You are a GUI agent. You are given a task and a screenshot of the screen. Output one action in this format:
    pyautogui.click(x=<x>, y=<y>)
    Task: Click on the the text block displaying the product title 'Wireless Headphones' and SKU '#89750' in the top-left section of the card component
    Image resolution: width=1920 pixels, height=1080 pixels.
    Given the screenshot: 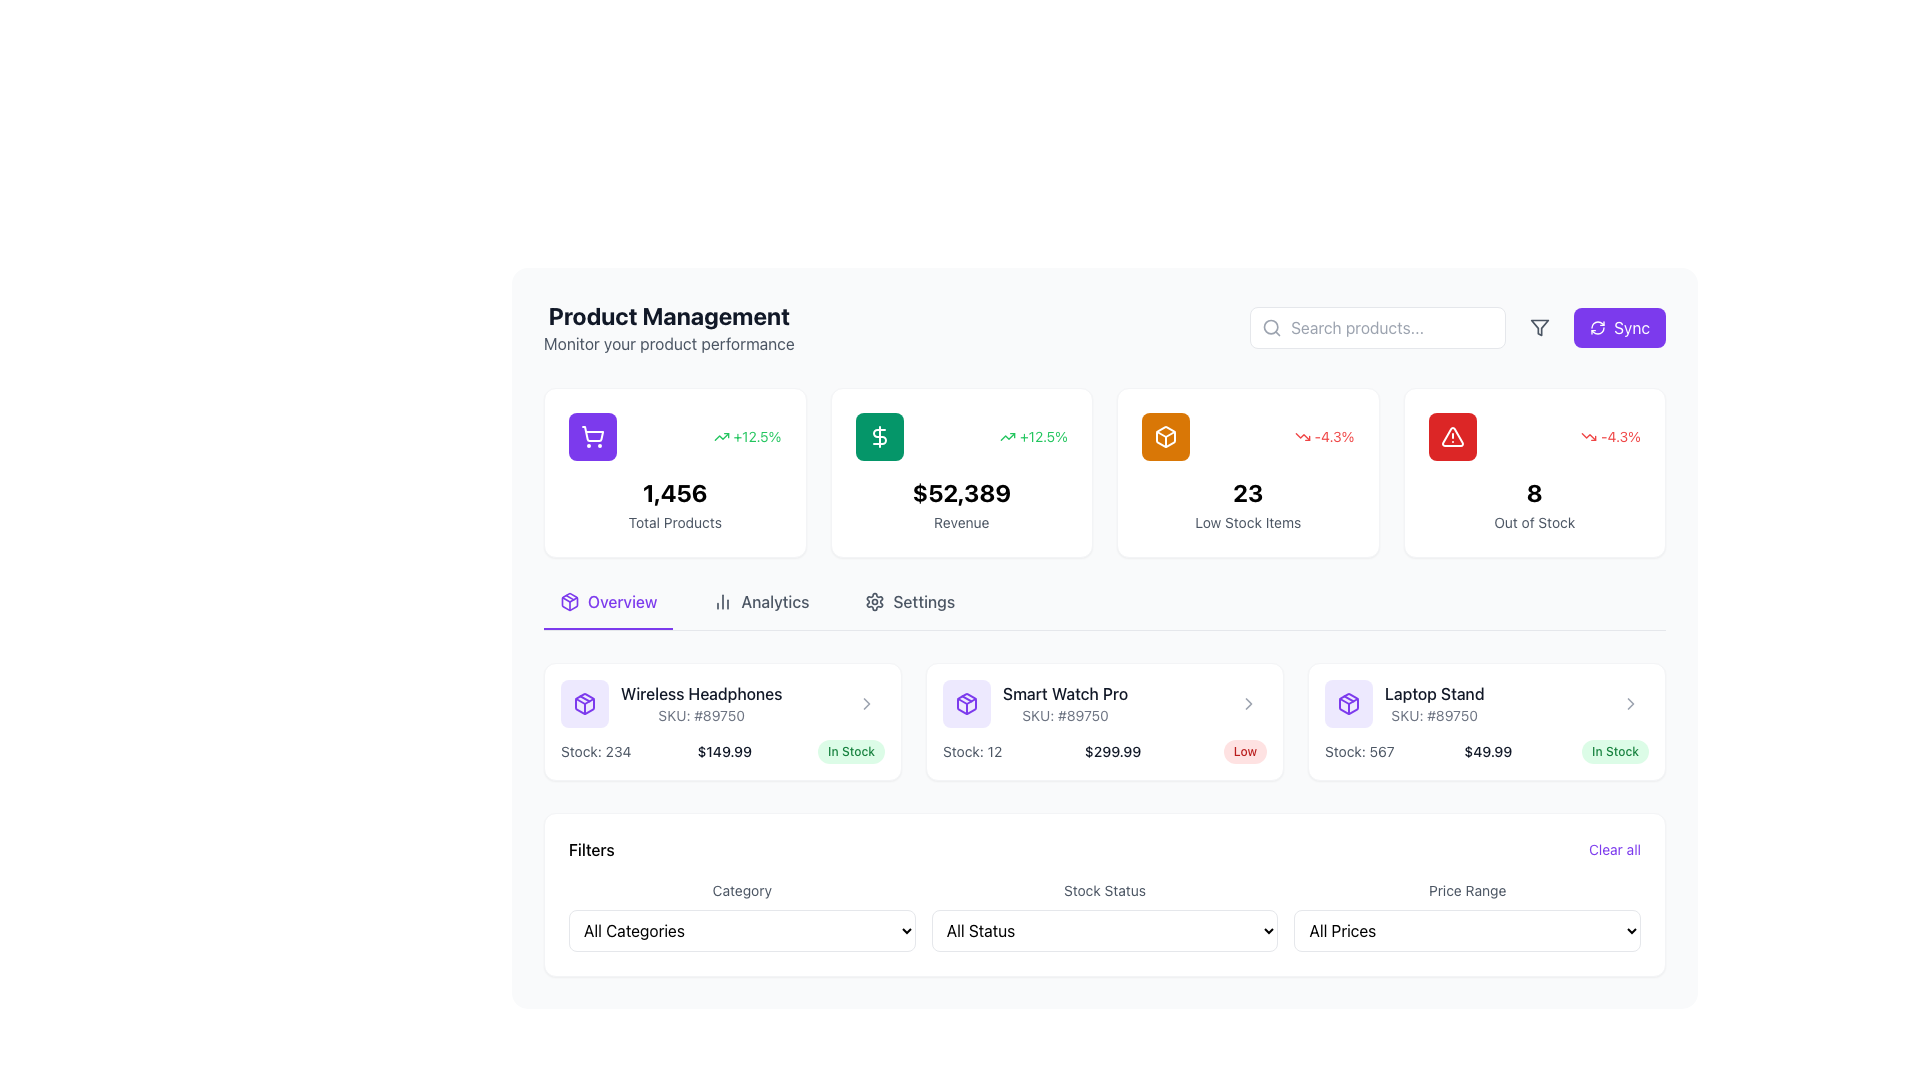 What is the action you would take?
    pyautogui.click(x=722, y=703)
    